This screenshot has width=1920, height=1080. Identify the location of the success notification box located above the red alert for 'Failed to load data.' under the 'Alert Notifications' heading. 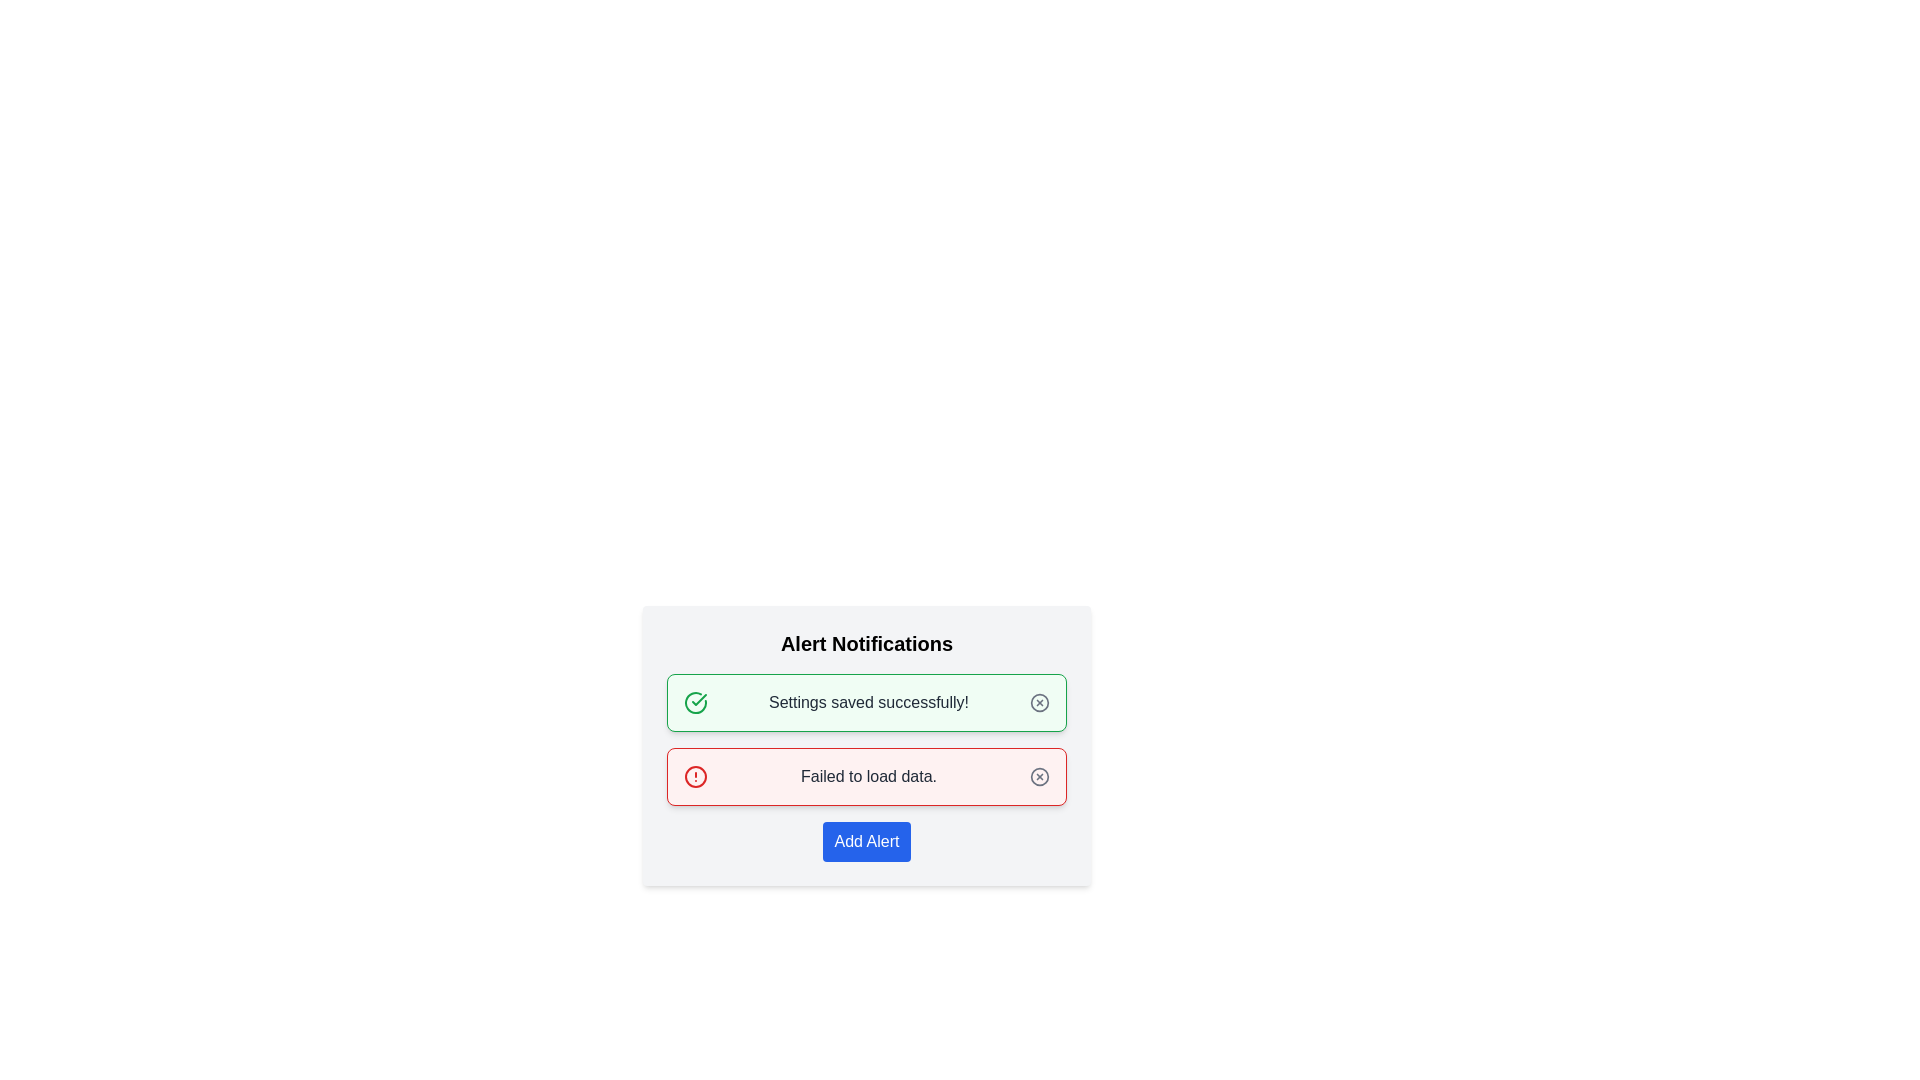
(867, 701).